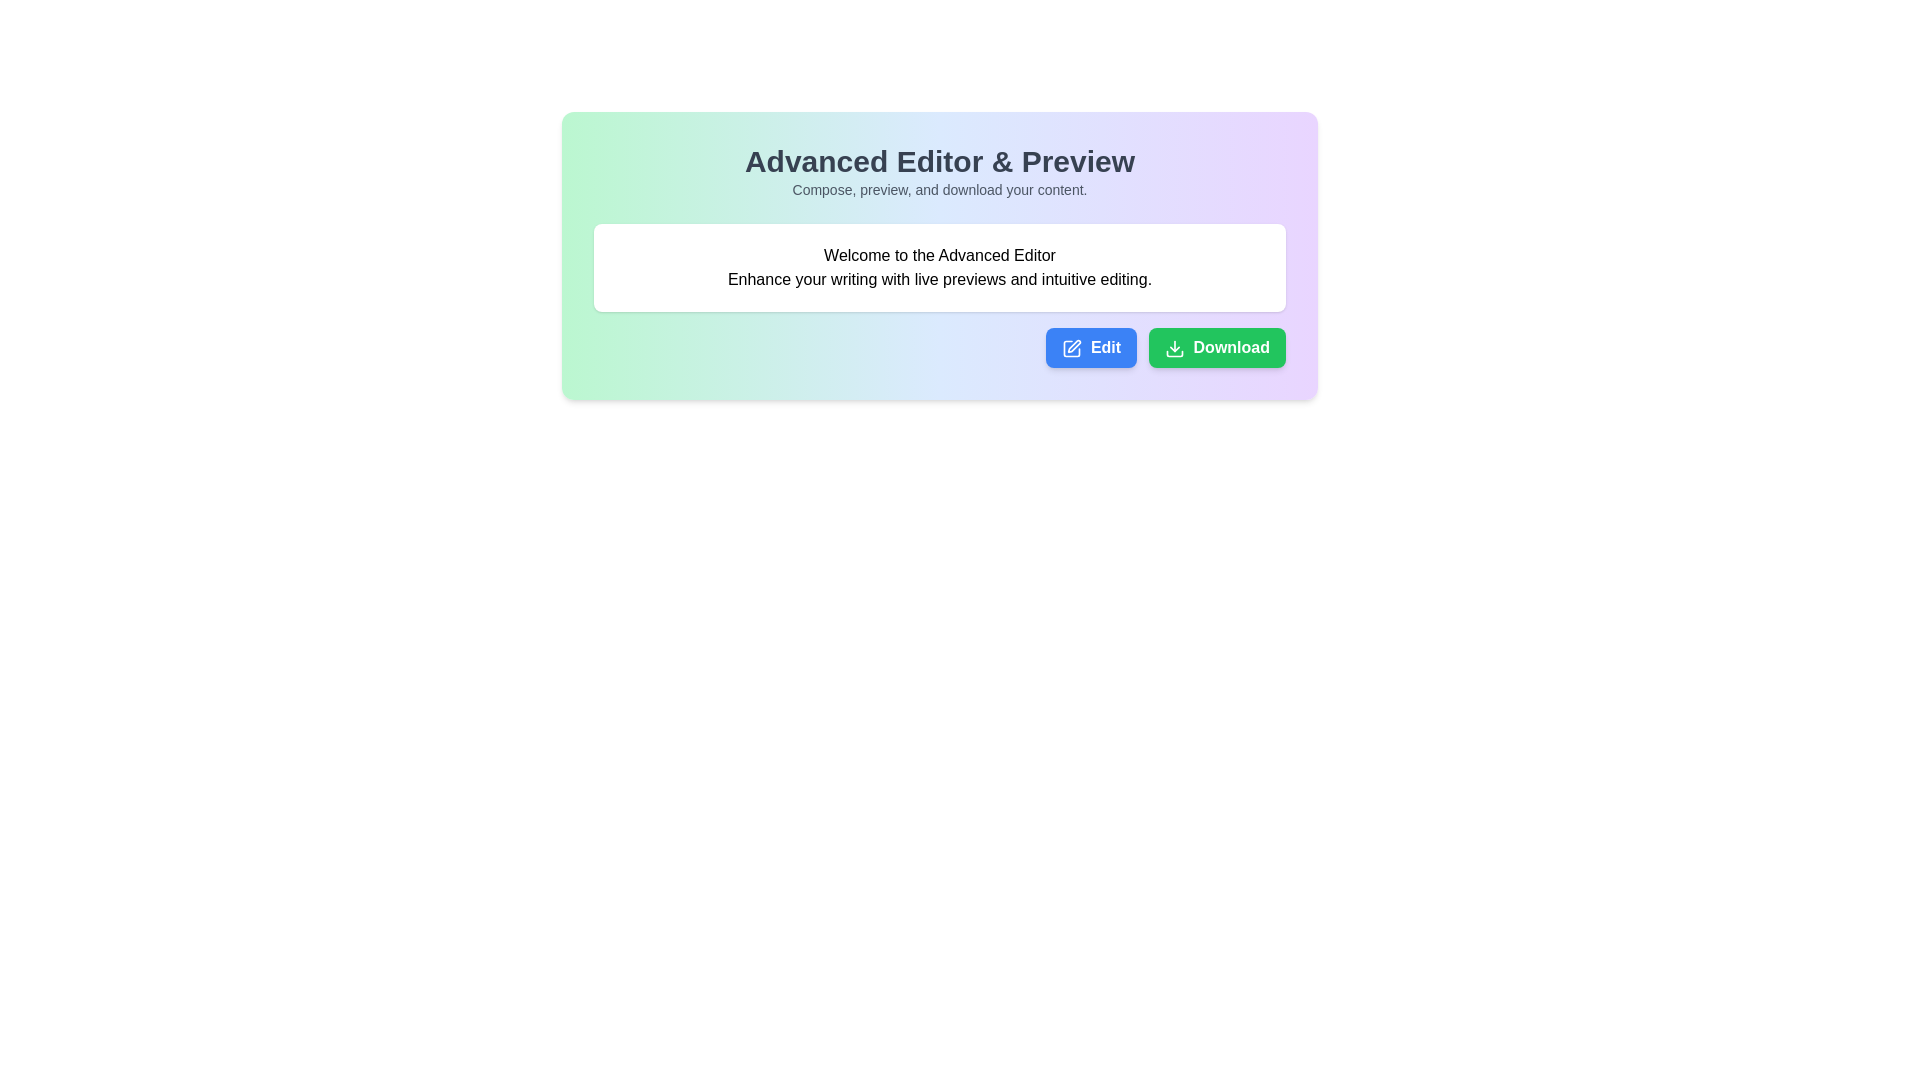  What do you see at coordinates (1216, 346) in the screenshot?
I see `the green 'Download' button with white text to initiate a color change, which indicates interactivity` at bounding box center [1216, 346].